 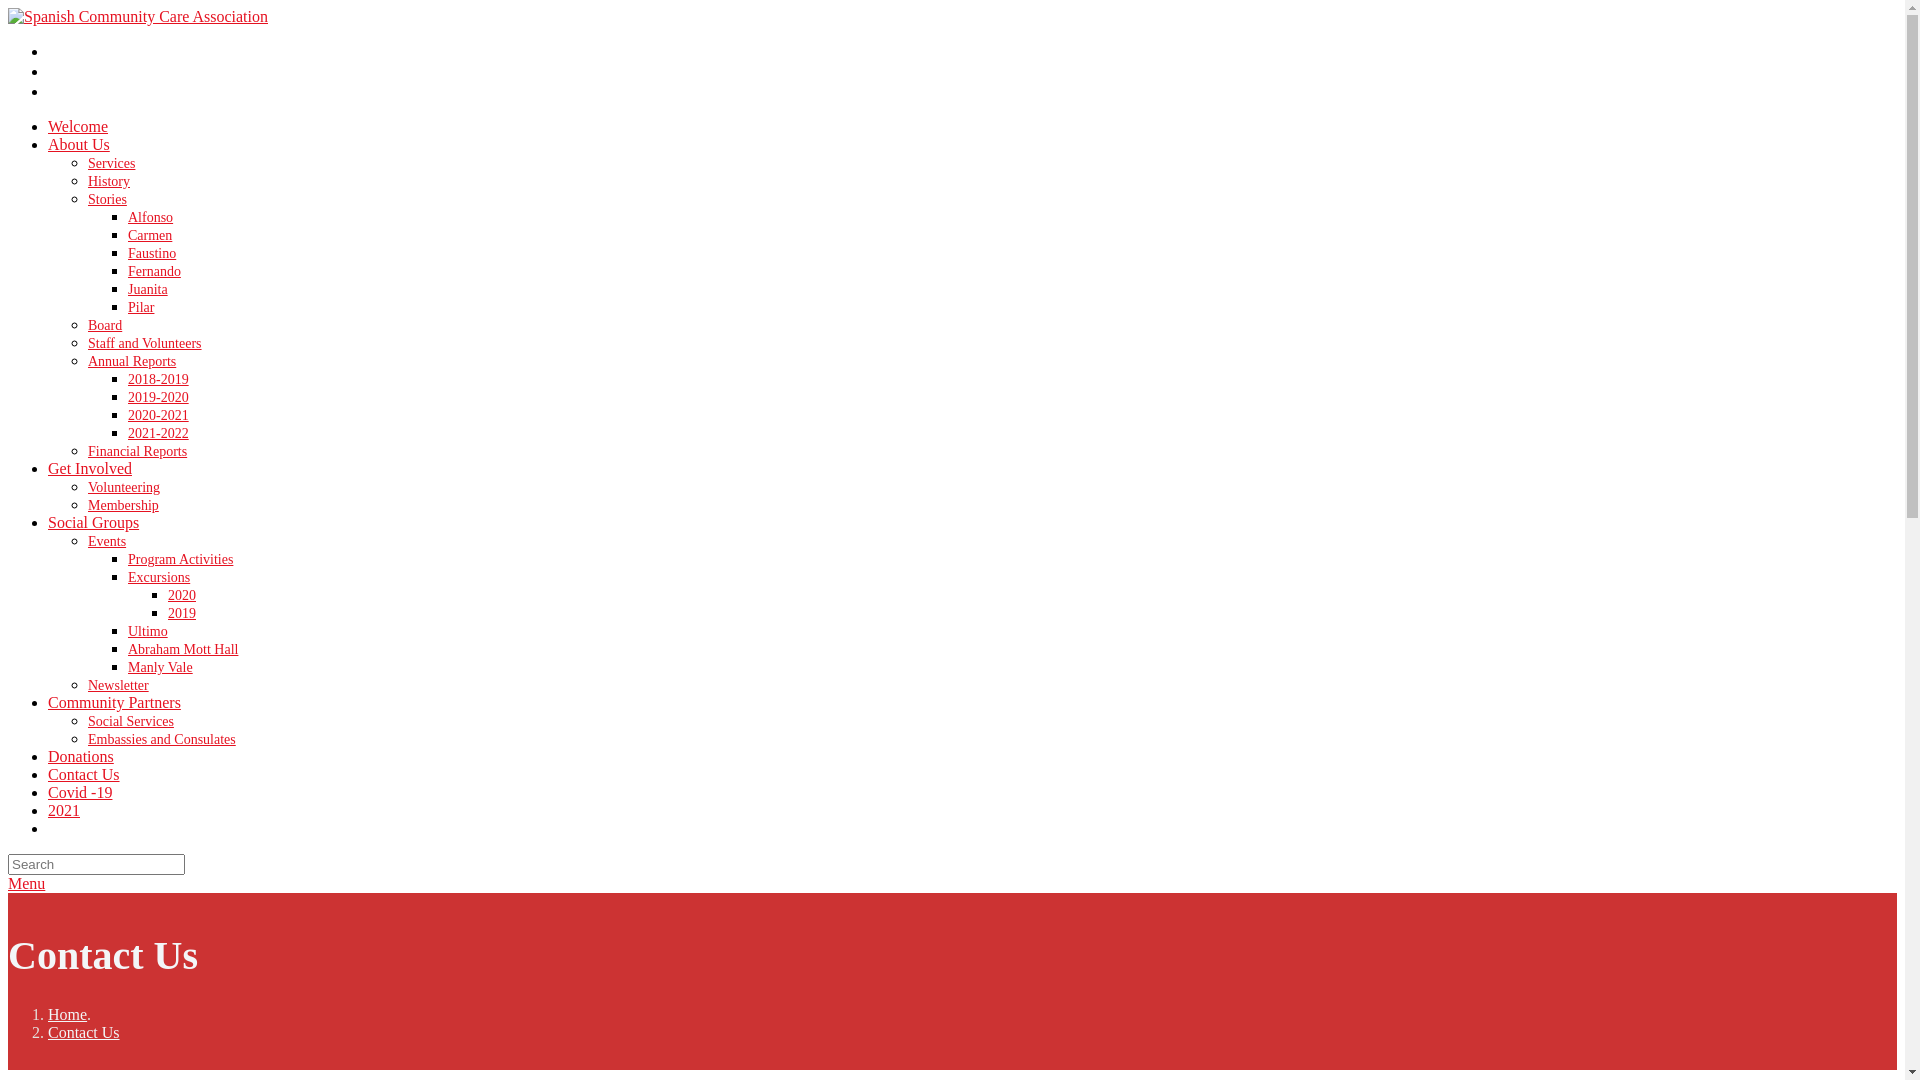 What do you see at coordinates (139, 307) in the screenshot?
I see `'Pilar'` at bounding box center [139, 307].